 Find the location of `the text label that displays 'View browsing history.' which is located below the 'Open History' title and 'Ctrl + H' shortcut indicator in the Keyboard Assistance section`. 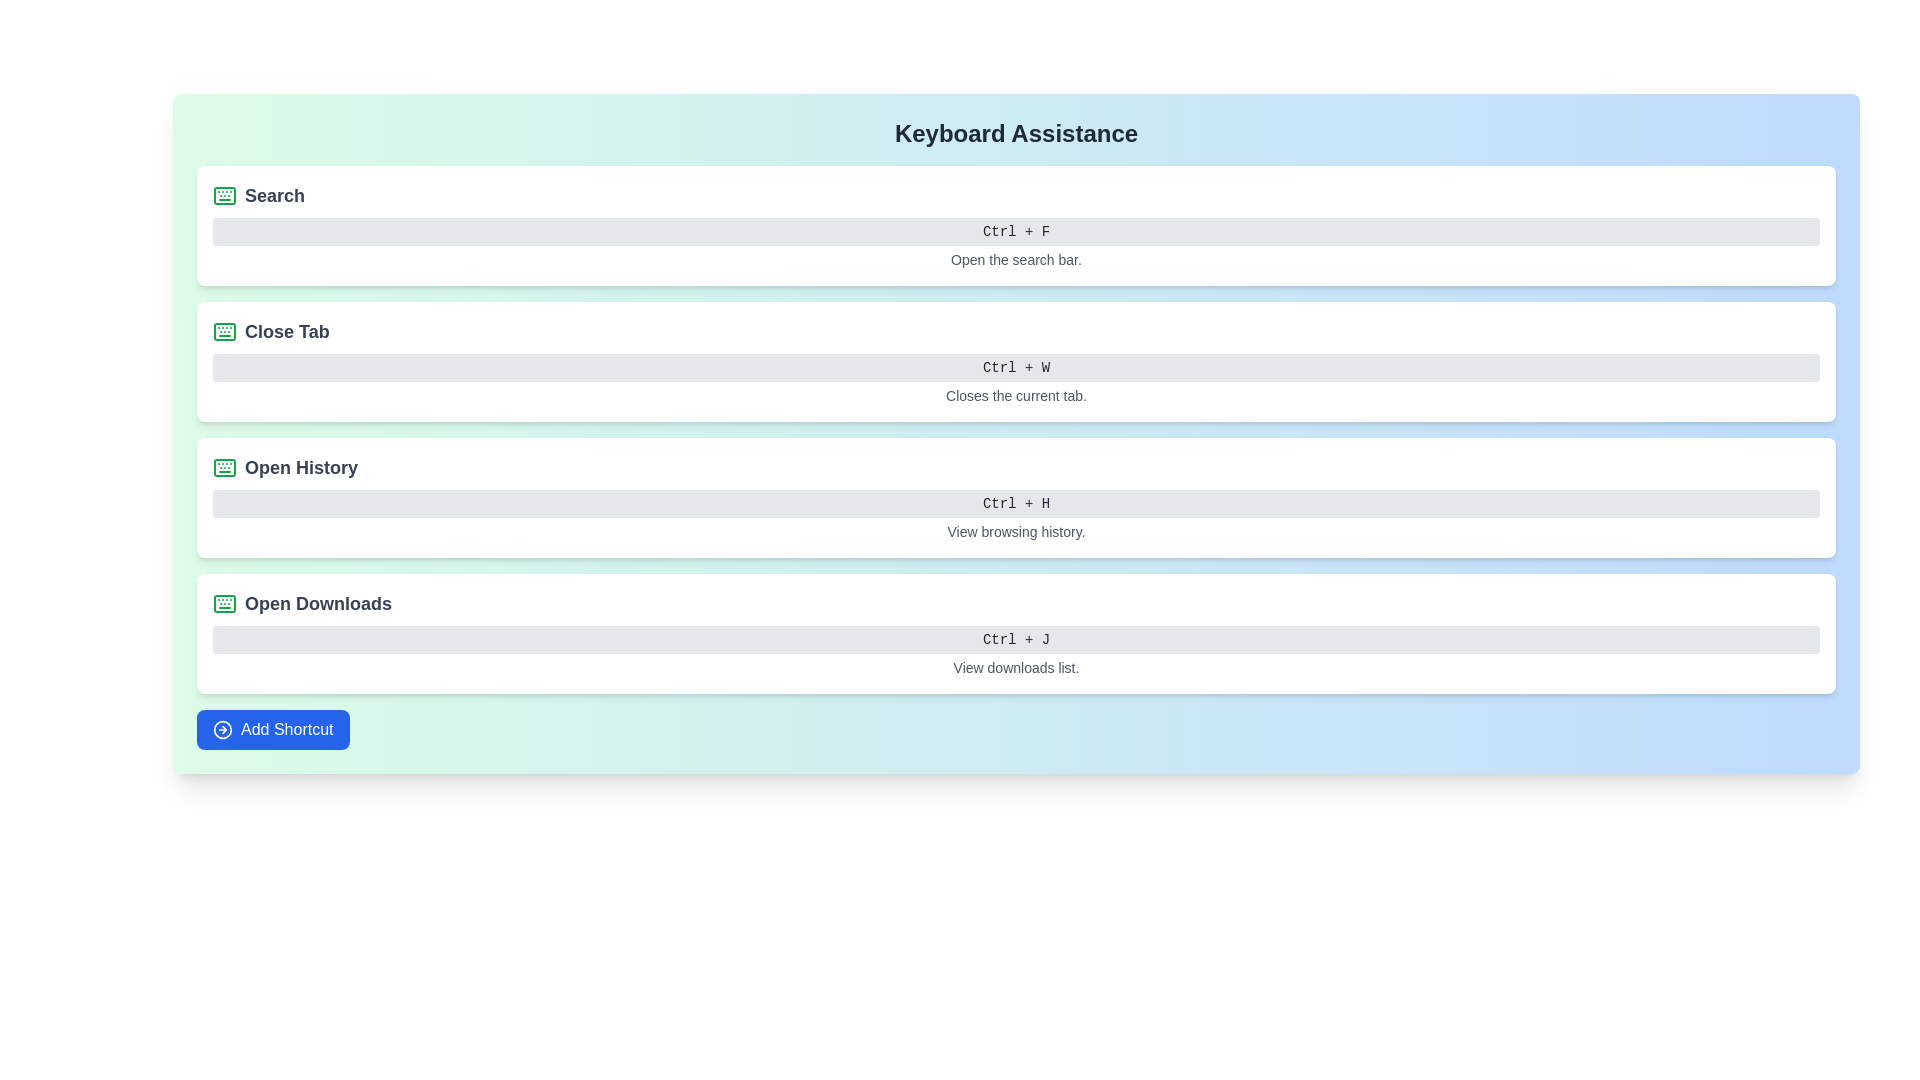

the text label that displays 'View browsing history.' which is located below the 'Open History' title and 'Ctrl + H' shortcut indicator in the Keyboard Assistance section is located at coordinates (1016, 531).